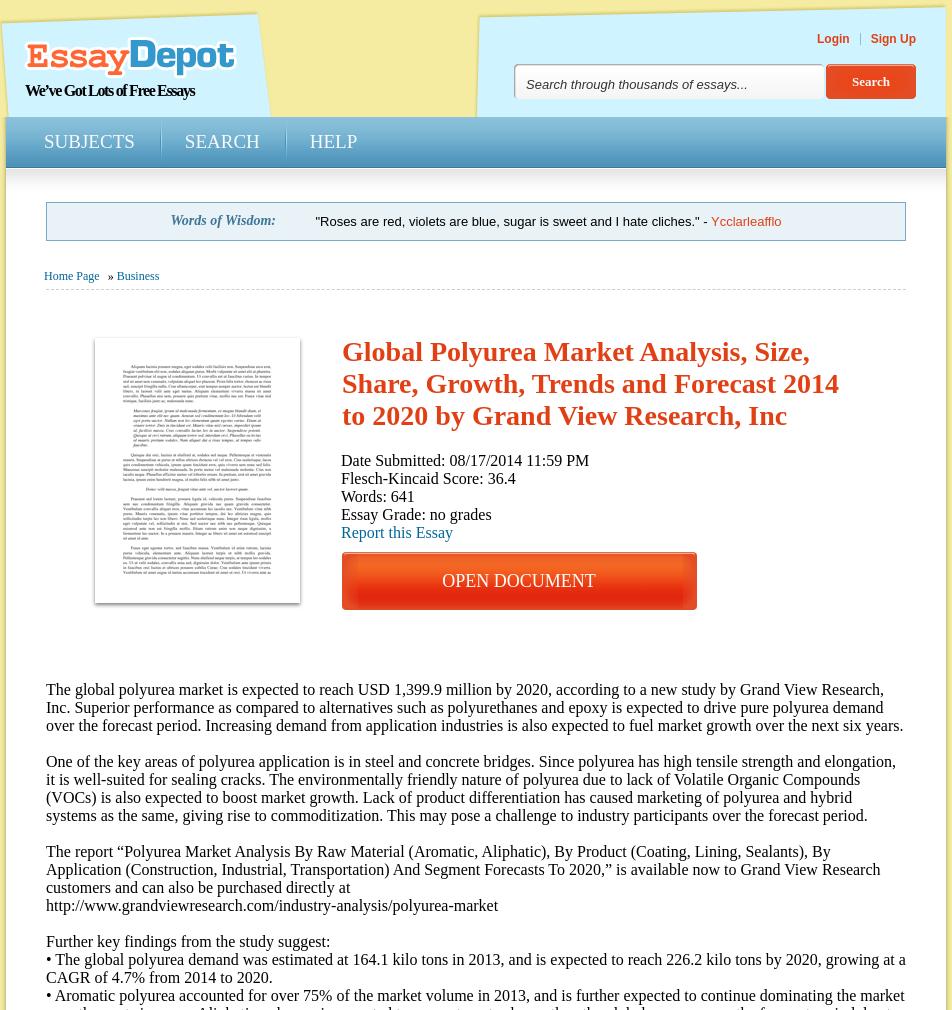  What do you see at coordinates (833, 37) in the screenshot?
I see `'Login'` at bounding box center [833, 37].